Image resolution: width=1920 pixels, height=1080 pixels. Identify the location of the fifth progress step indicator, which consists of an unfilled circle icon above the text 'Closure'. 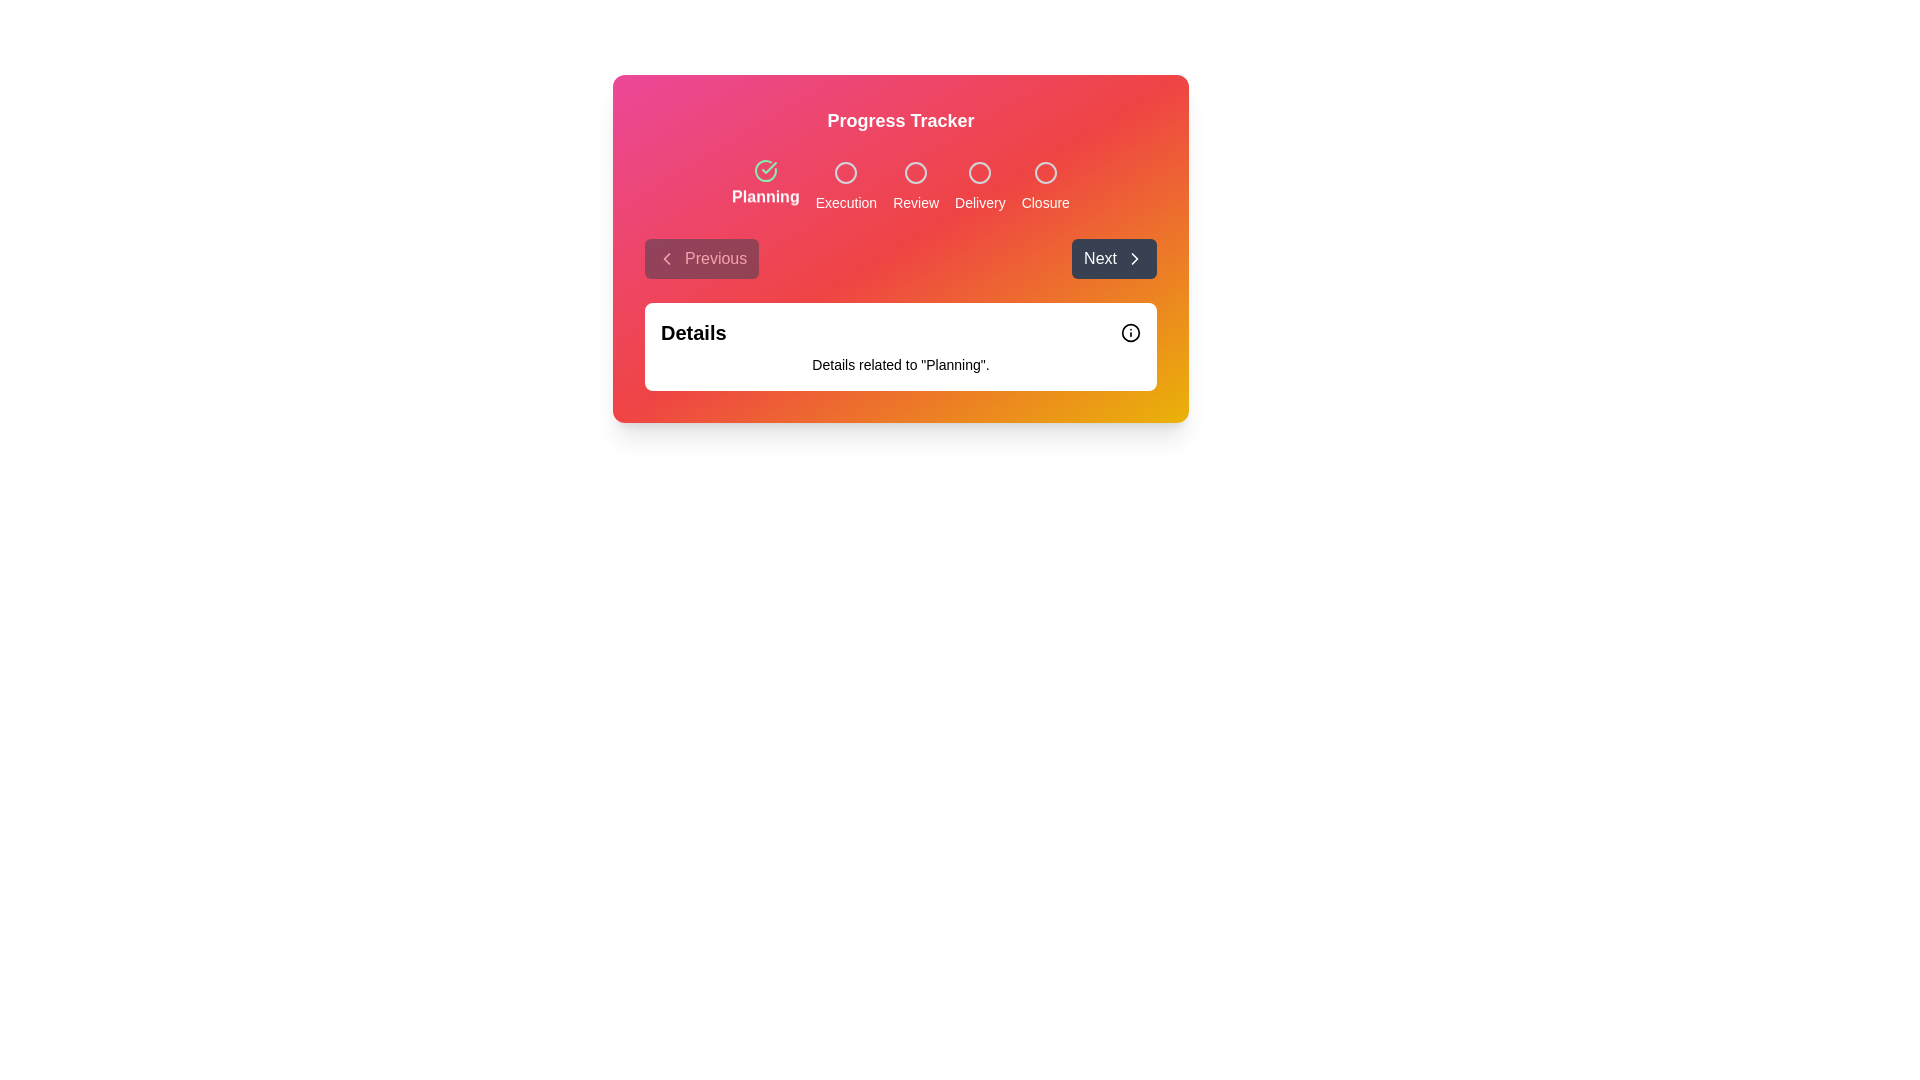
(1044, 186).